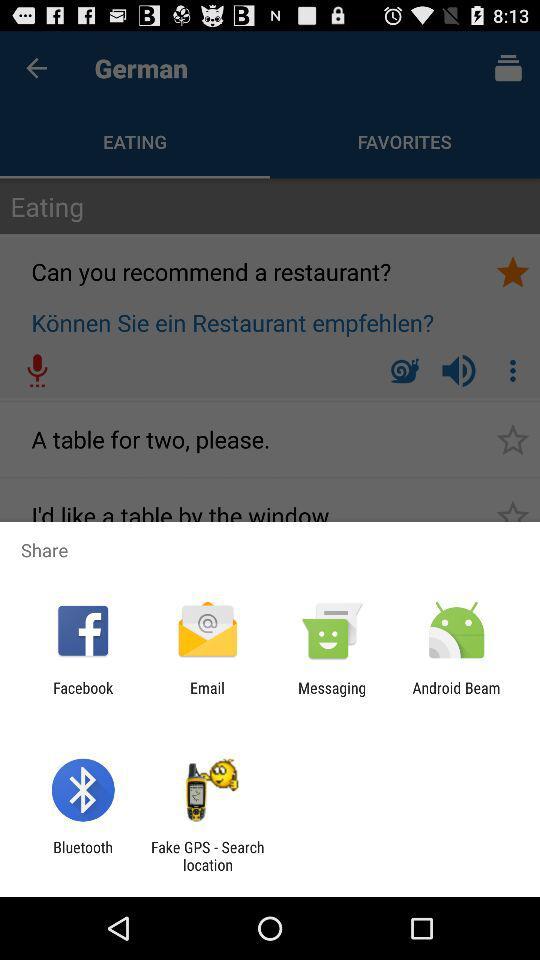 The image size is (540, 960). Describe the element at coordinates (82, 696) in the screenshot. I see `the facebook` at that location.